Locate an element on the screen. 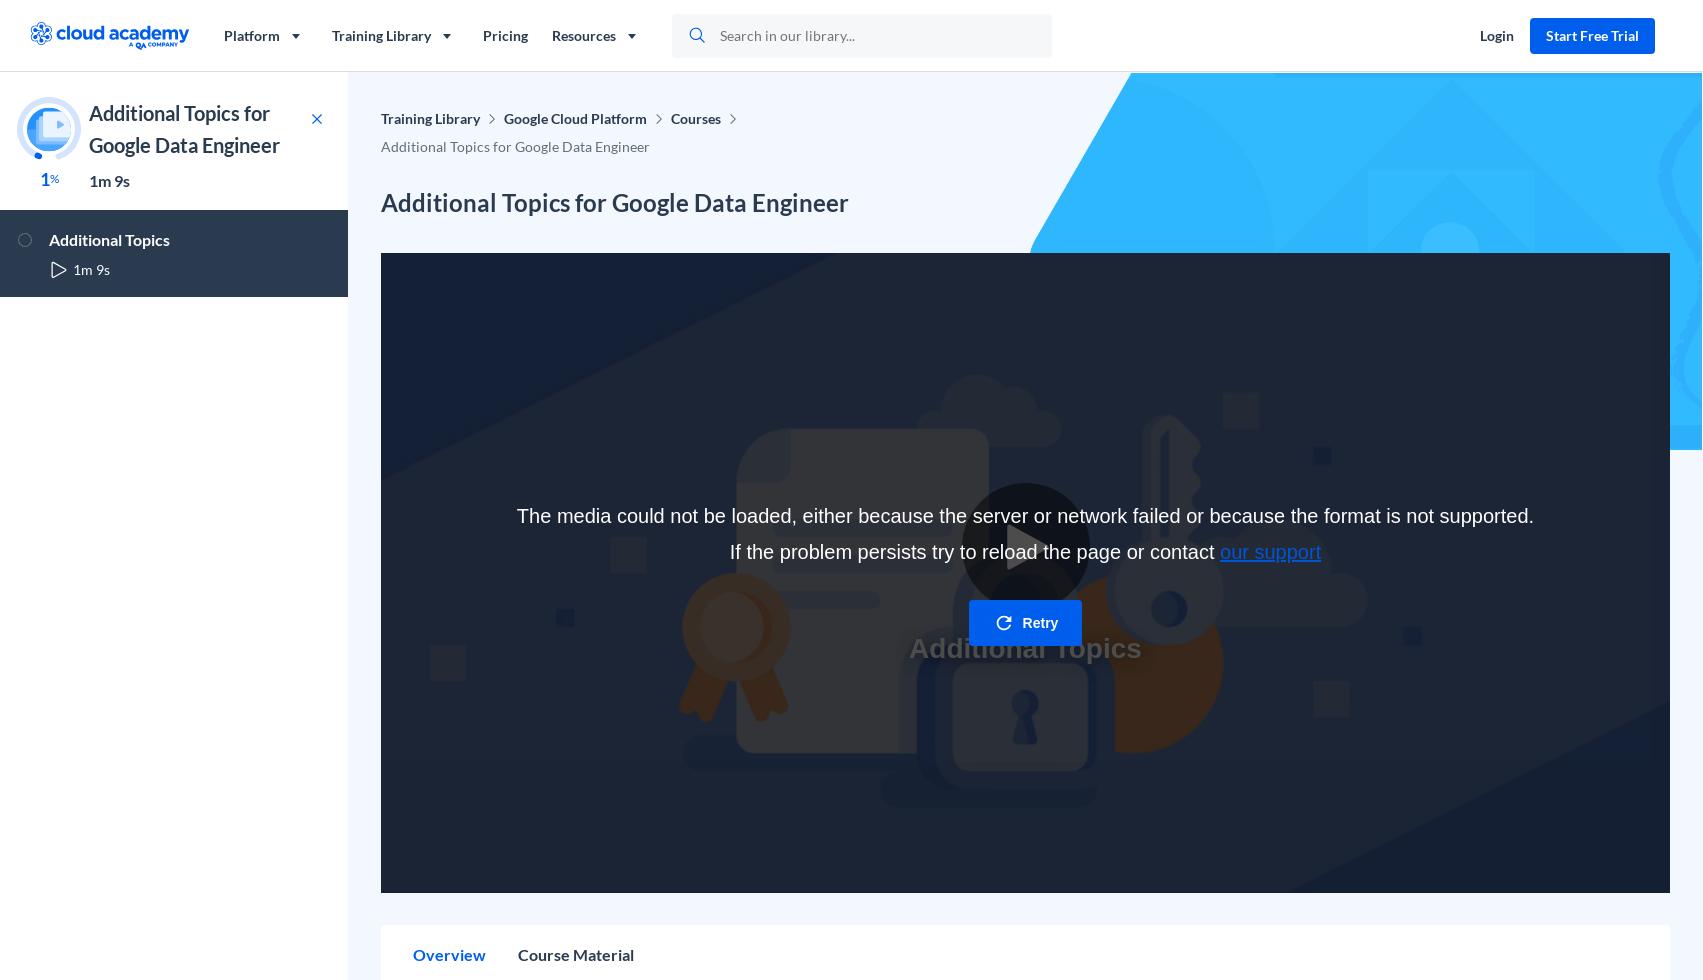 This screenshot has height=980, width=1703. 'Google Cloud Platform' is located at coordinates (574, 118).